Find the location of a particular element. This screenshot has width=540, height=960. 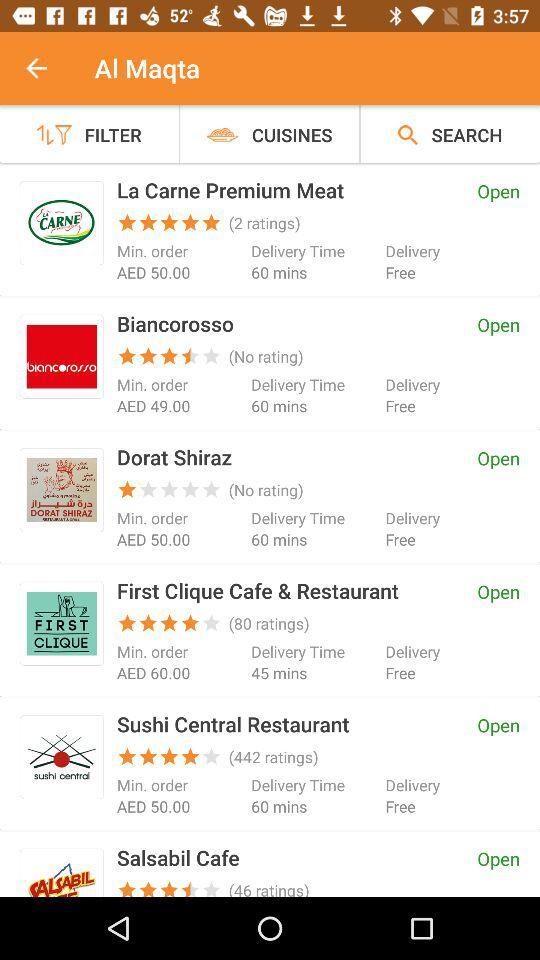

click the app icon is located at coordinates (61, 756).